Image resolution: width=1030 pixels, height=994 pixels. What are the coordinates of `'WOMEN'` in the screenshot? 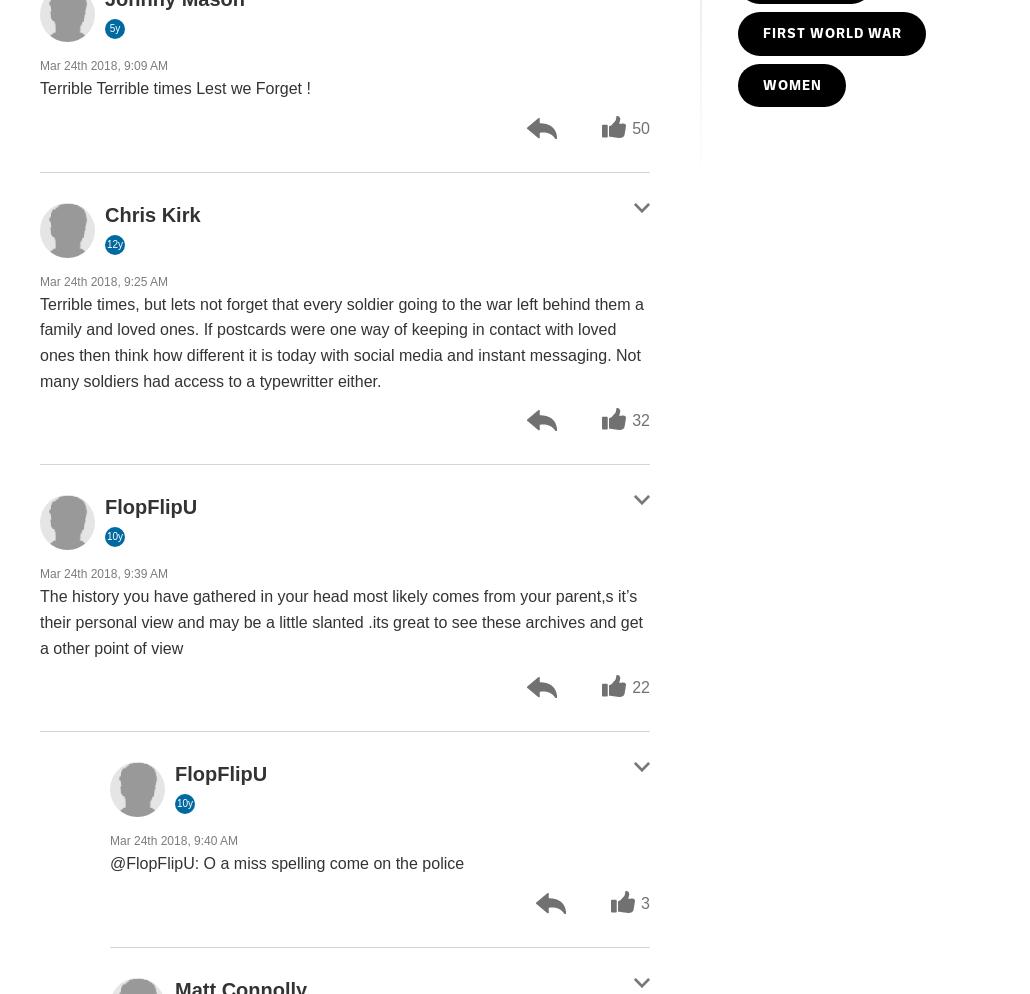 It's located at (790, 83).